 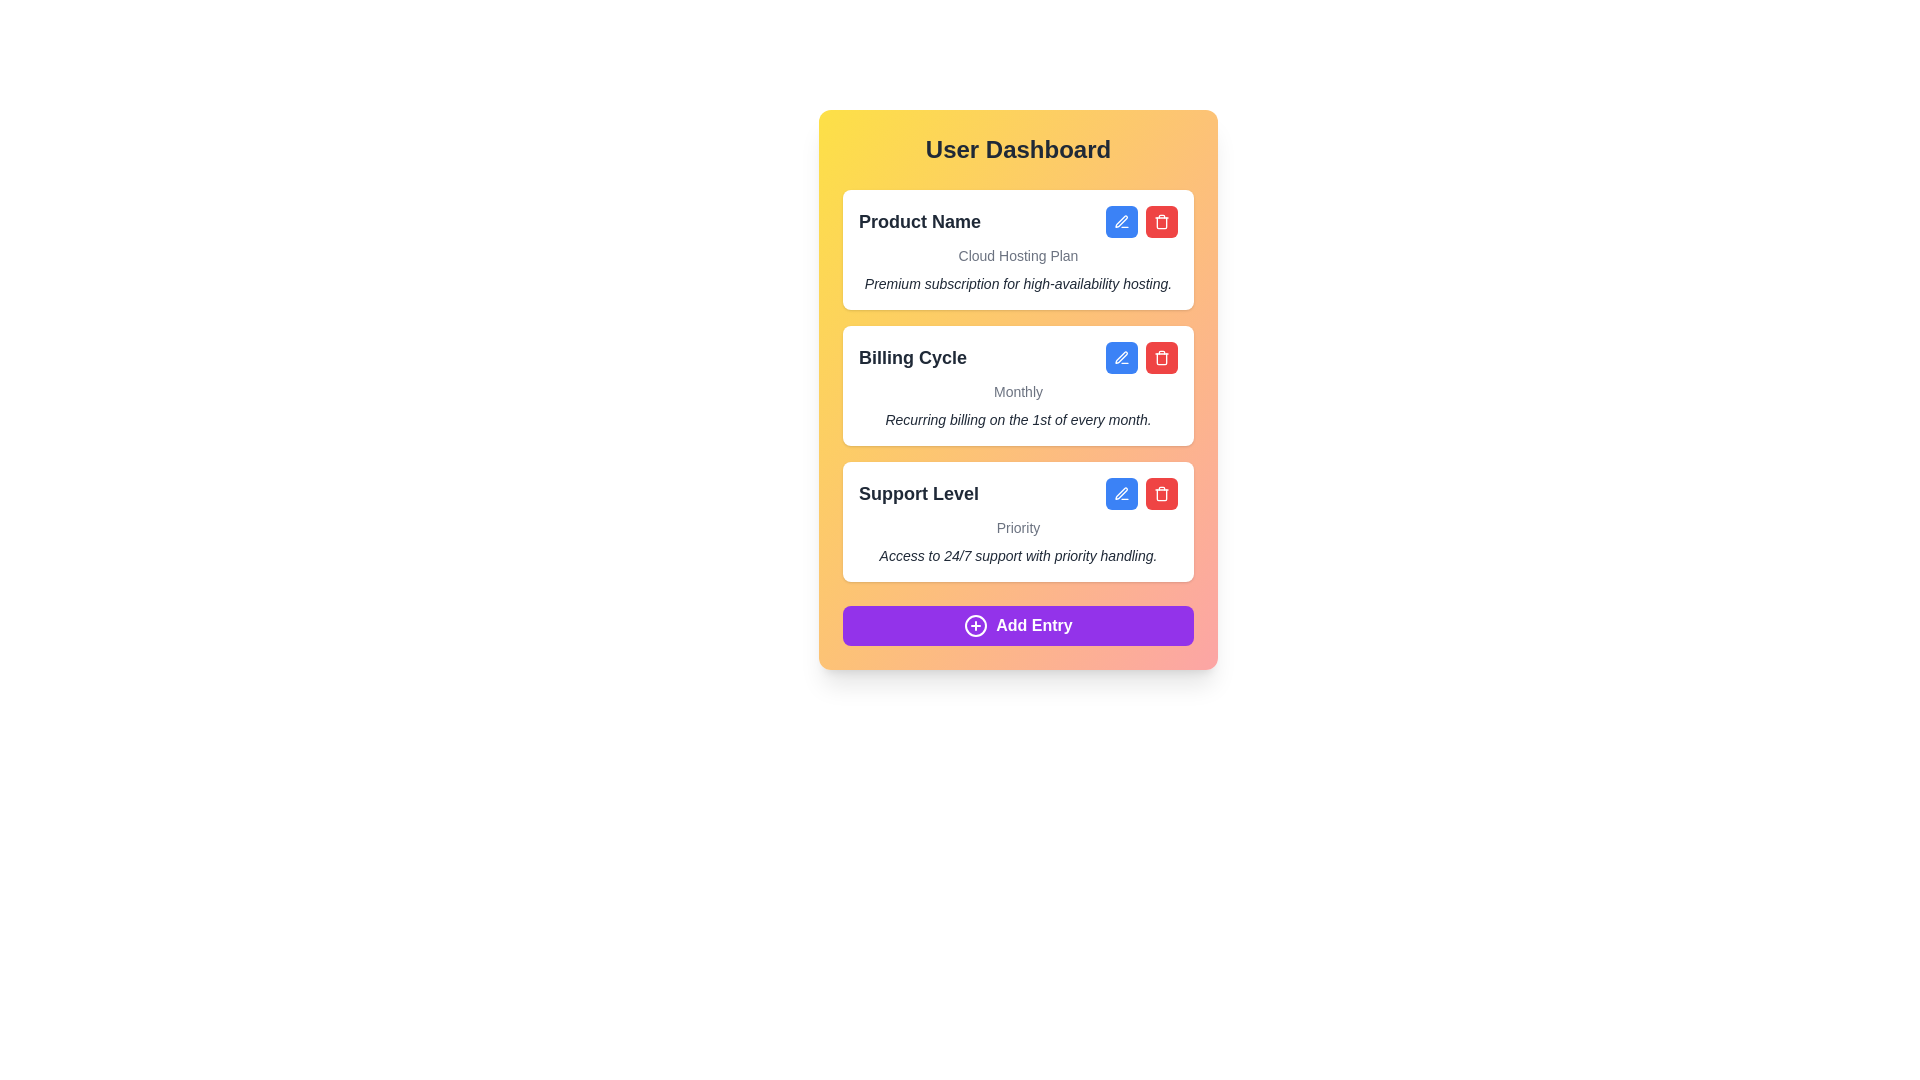 What do you see at coordinates (1122, 493) in the screenshot?
I see `the small rectangular blue button with a white pen icon` at bounding box center [1122, 493].